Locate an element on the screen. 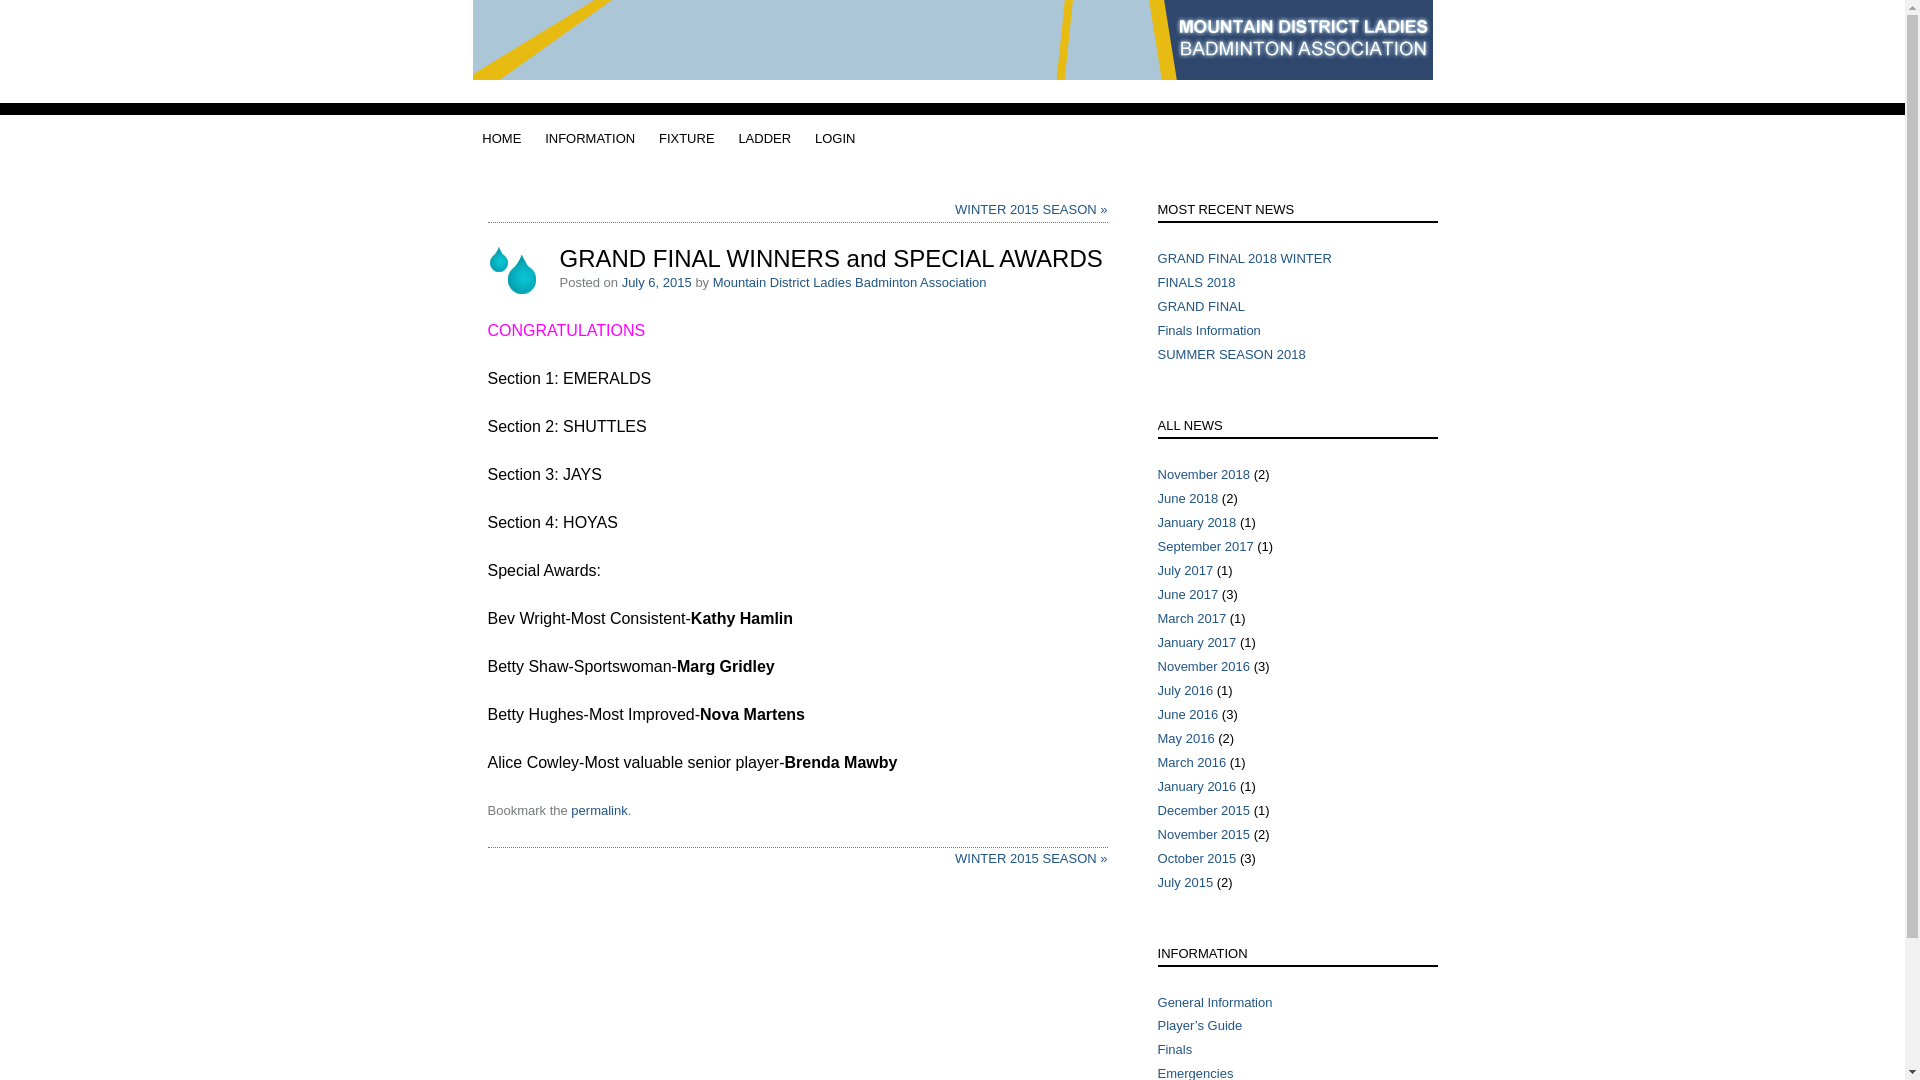 The width and height of the screenshot is (1920, 1080). 'FINALS 2018' is located at coordinates (1196, 282).